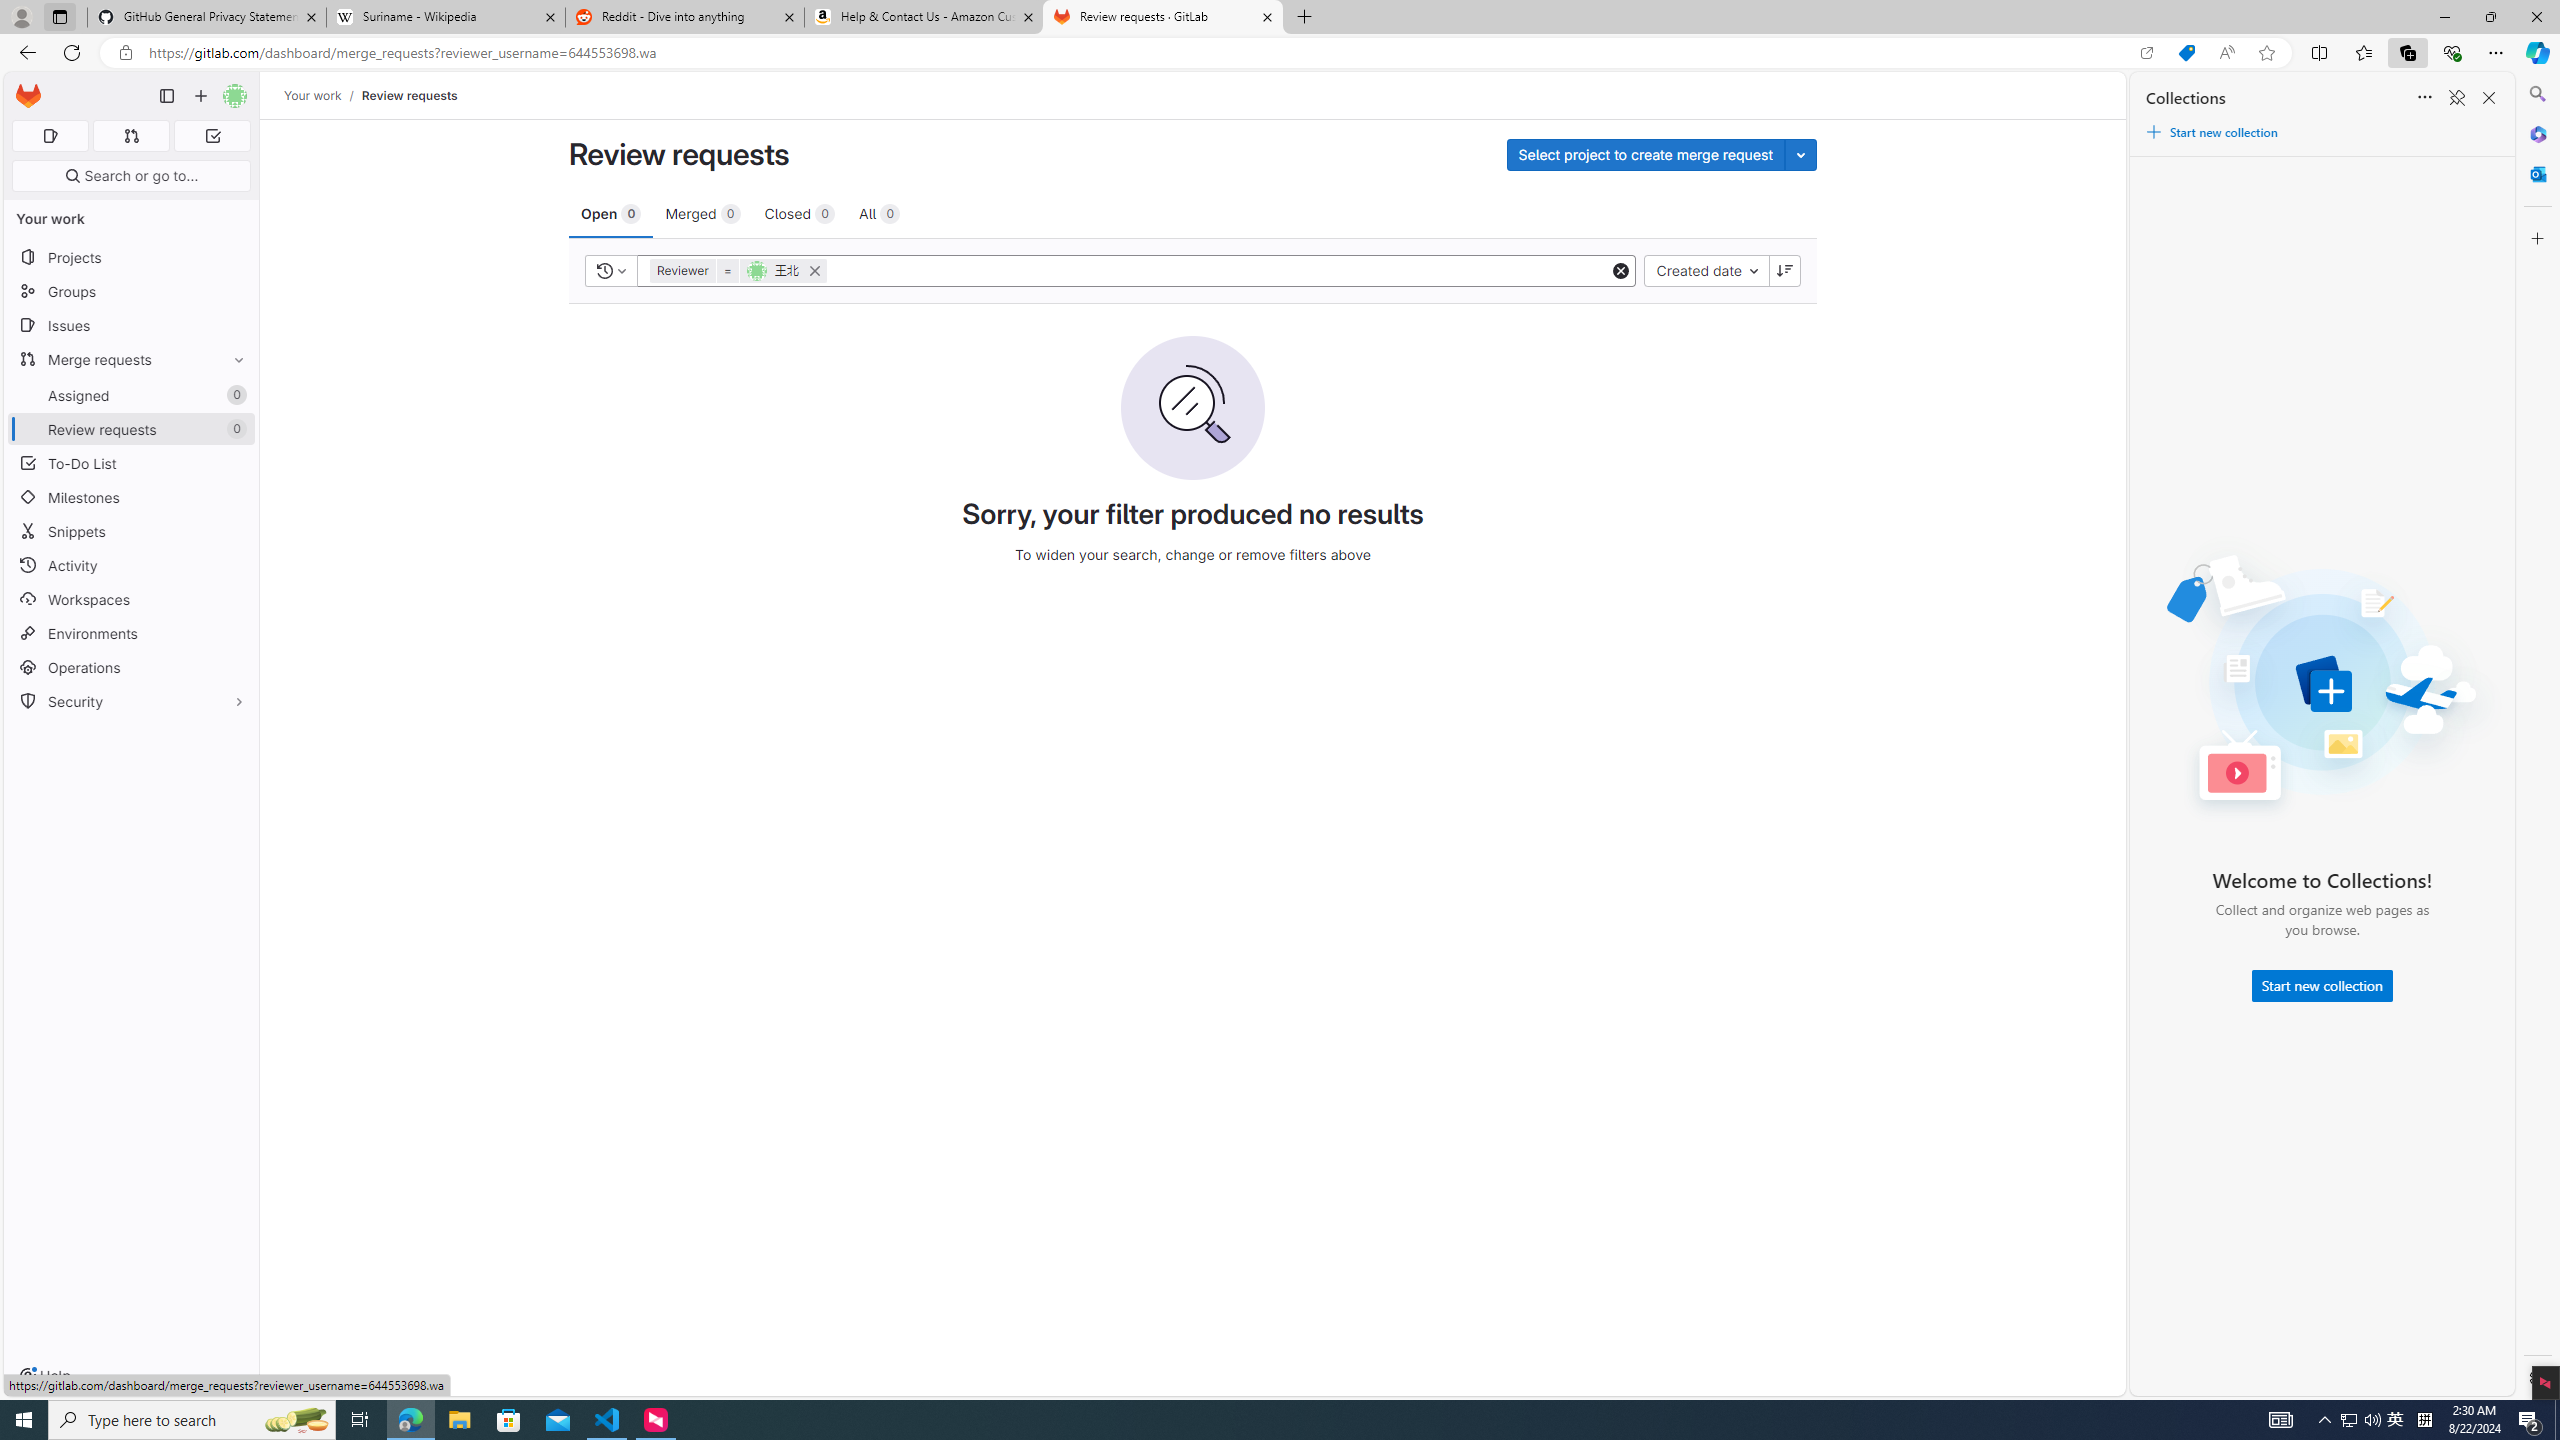  What do you see at coordinates (610, 212) in the screenshot?
I see `'Open 0'` at bounding box center [610, 212].